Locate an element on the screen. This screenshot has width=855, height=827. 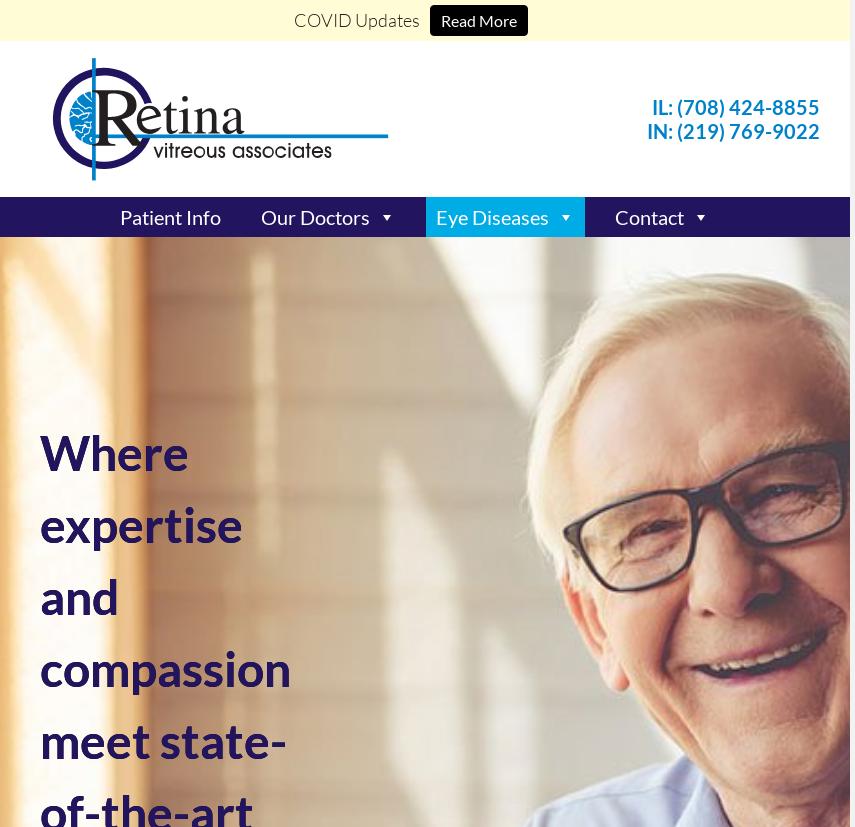
'Macular Edema' is located at coordinates (489, 404).